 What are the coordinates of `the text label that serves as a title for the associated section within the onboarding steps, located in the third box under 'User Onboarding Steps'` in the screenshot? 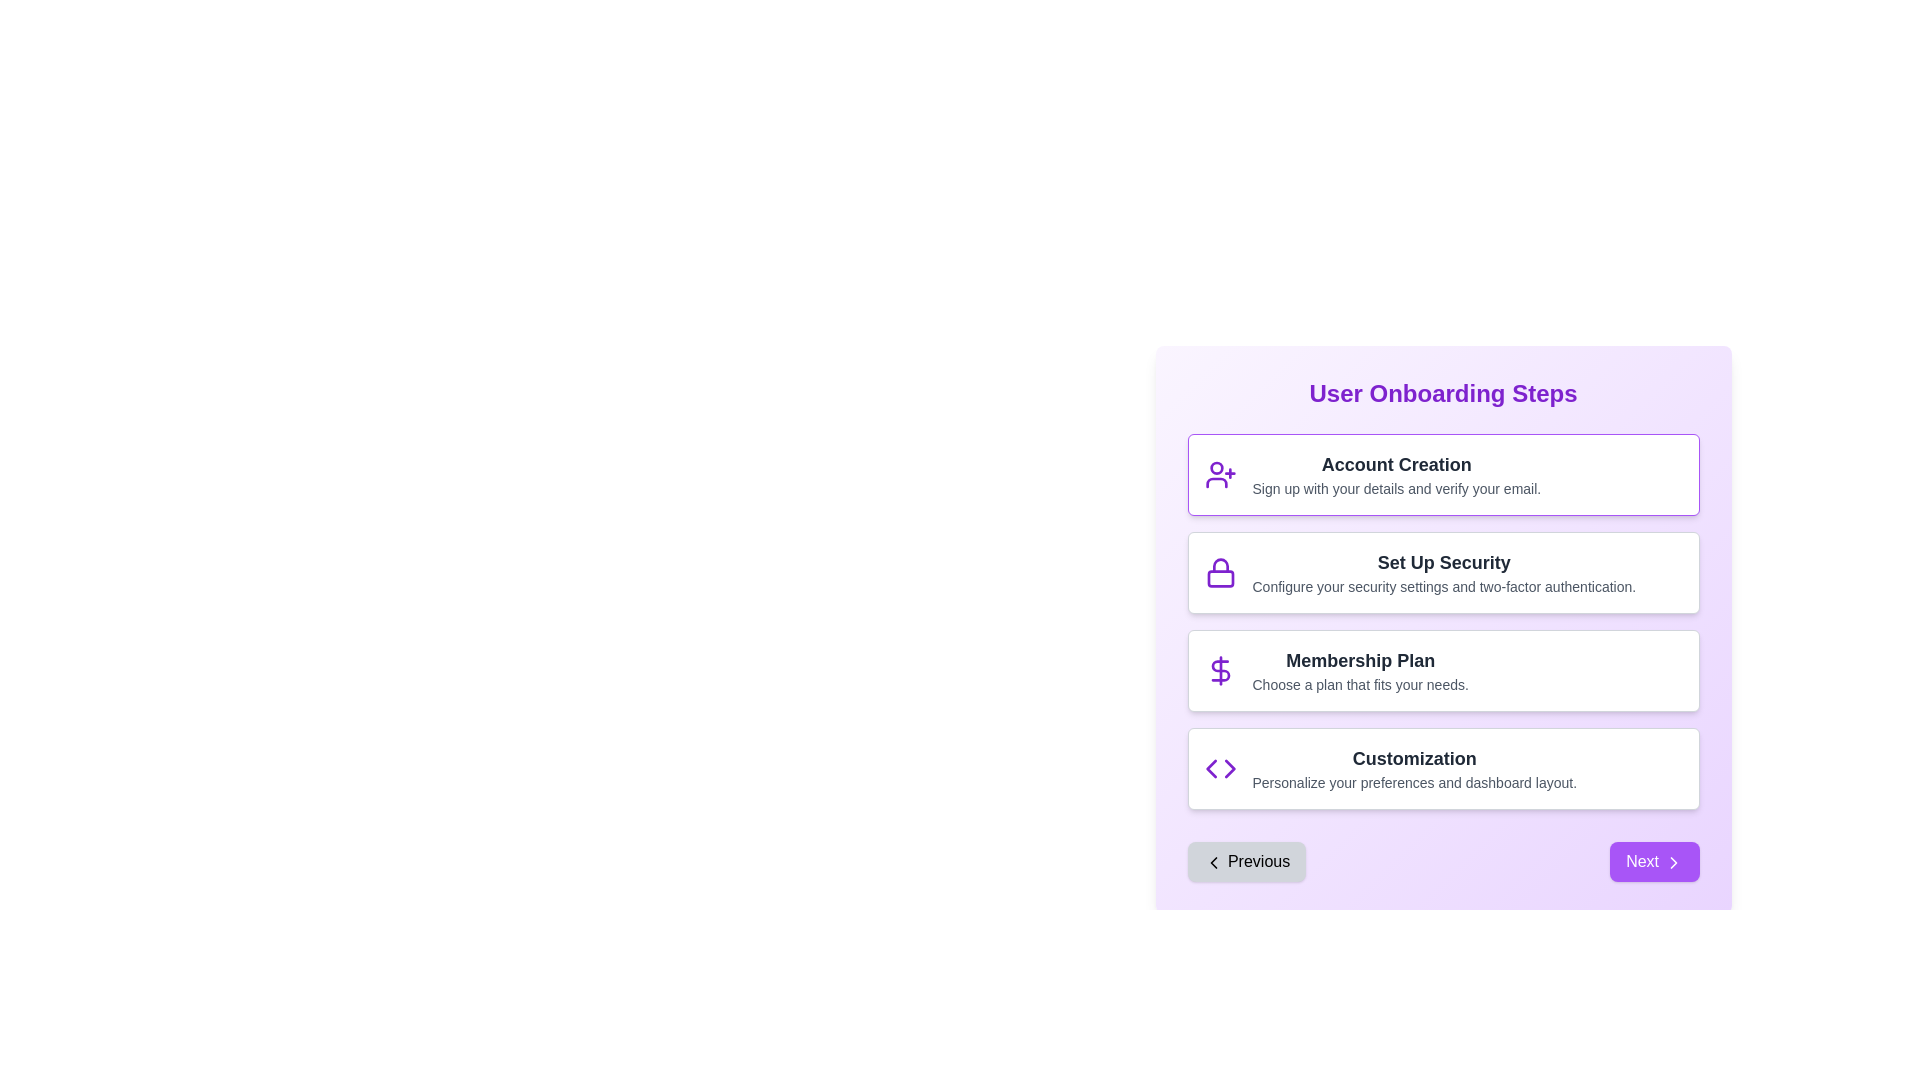 It's located at (1360, 660).